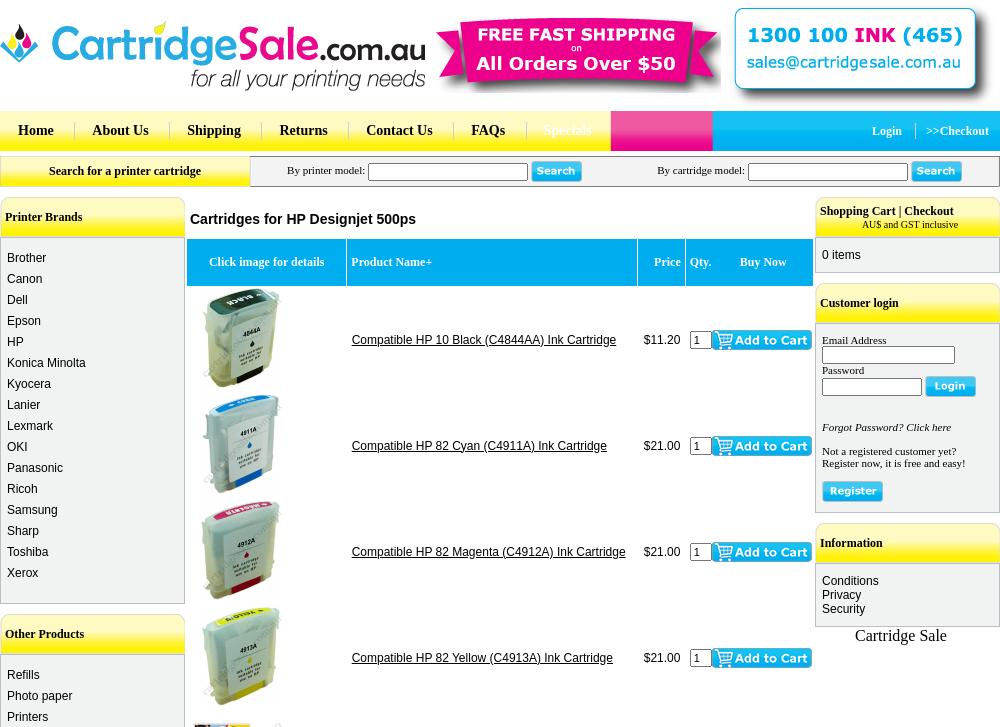 The image size is (1000, 727). Describe the element at coordinates (7, 425) in the screenshot. I see `'Lexmark'` at that location.